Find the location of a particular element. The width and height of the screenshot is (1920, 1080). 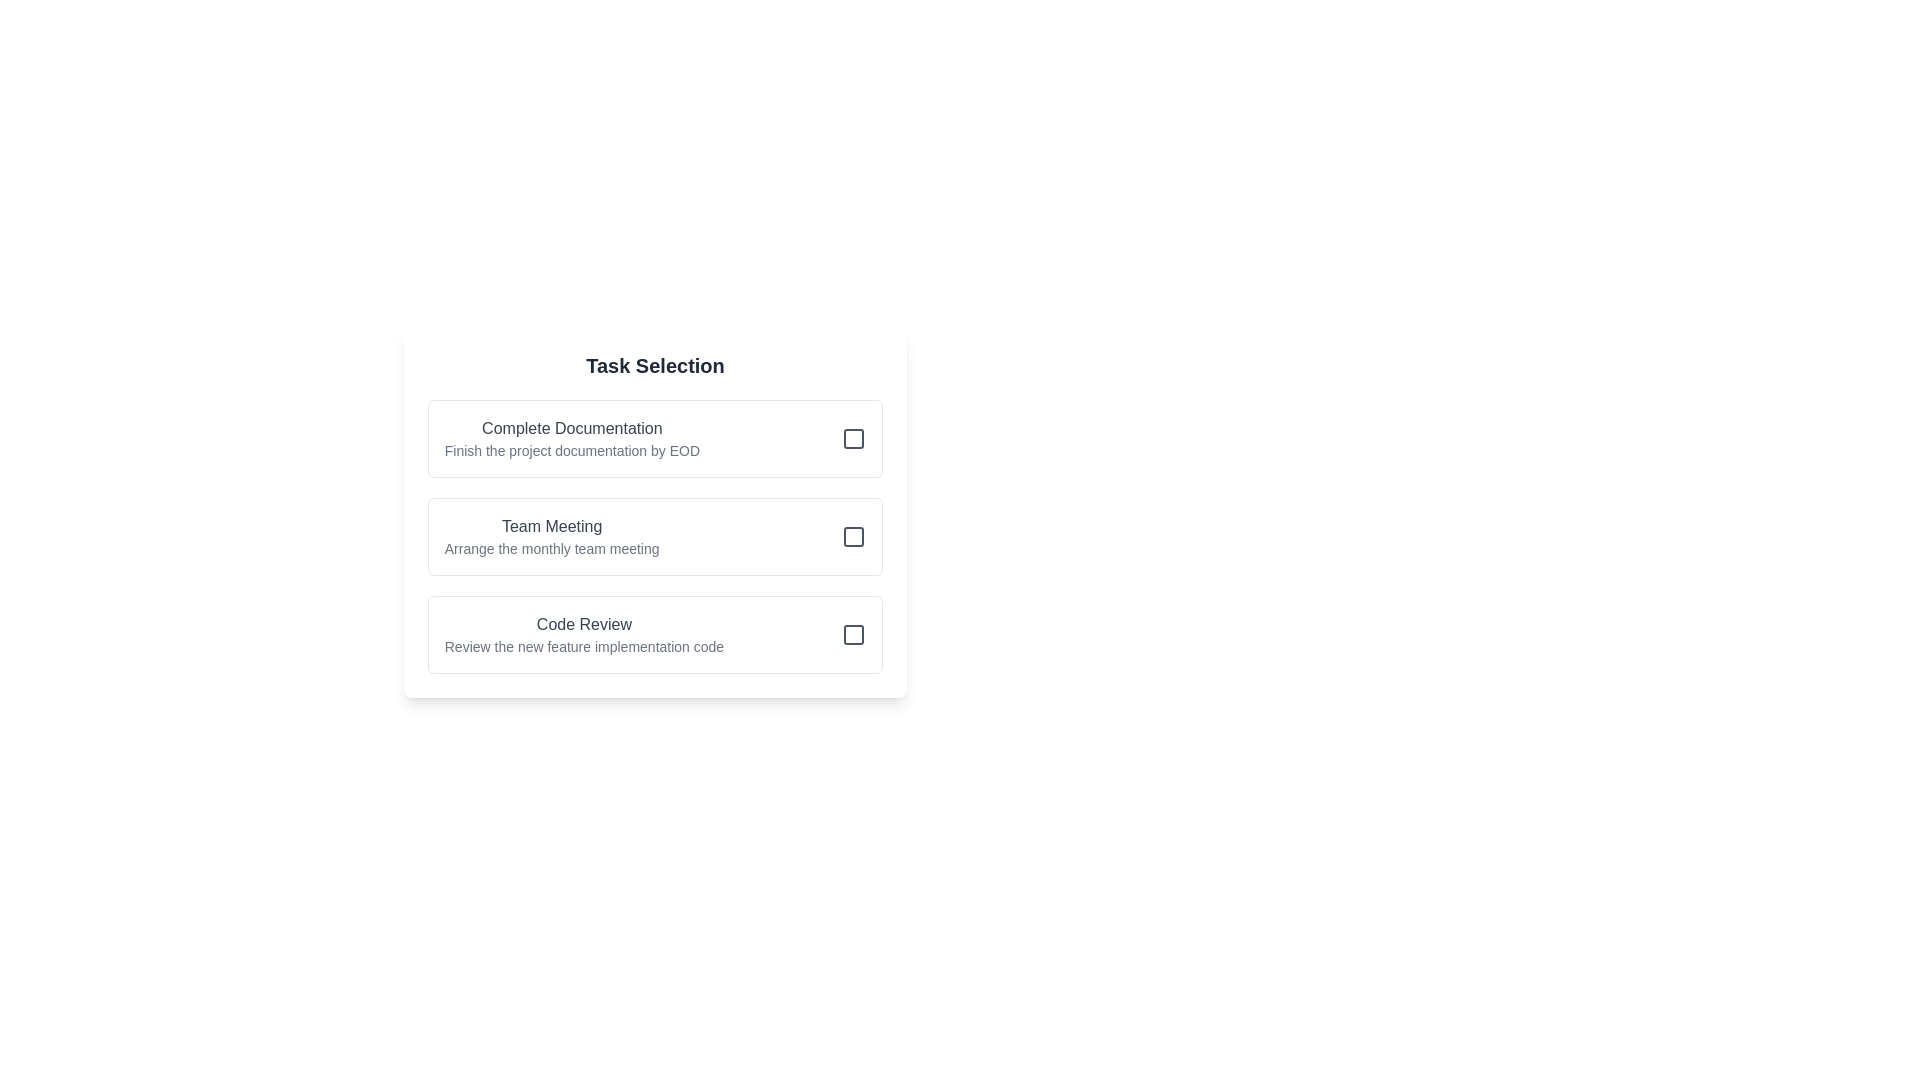

the second list item titled 'Team Meeting' is located at coordinates (655, 535).